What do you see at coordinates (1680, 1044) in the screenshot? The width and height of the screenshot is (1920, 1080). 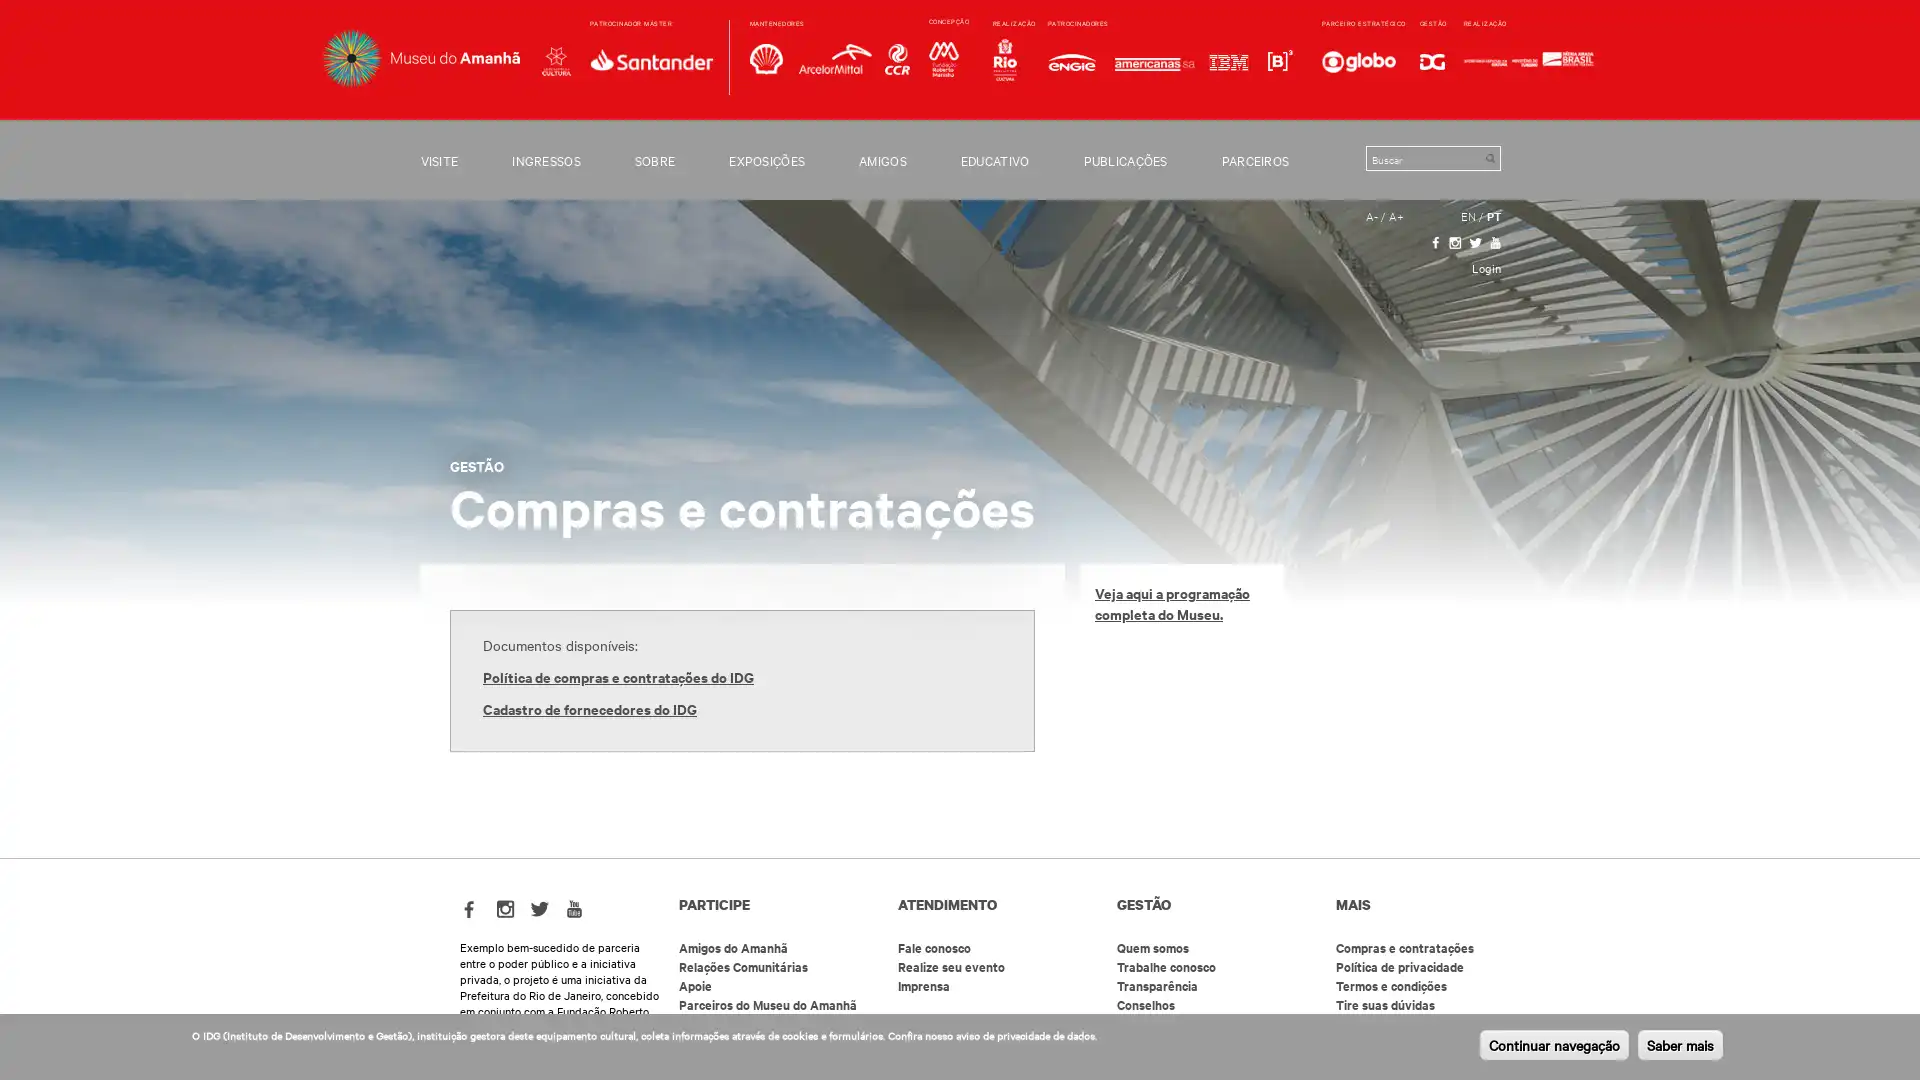 I see `Saber mais` at bounding box center [1680, 1044].